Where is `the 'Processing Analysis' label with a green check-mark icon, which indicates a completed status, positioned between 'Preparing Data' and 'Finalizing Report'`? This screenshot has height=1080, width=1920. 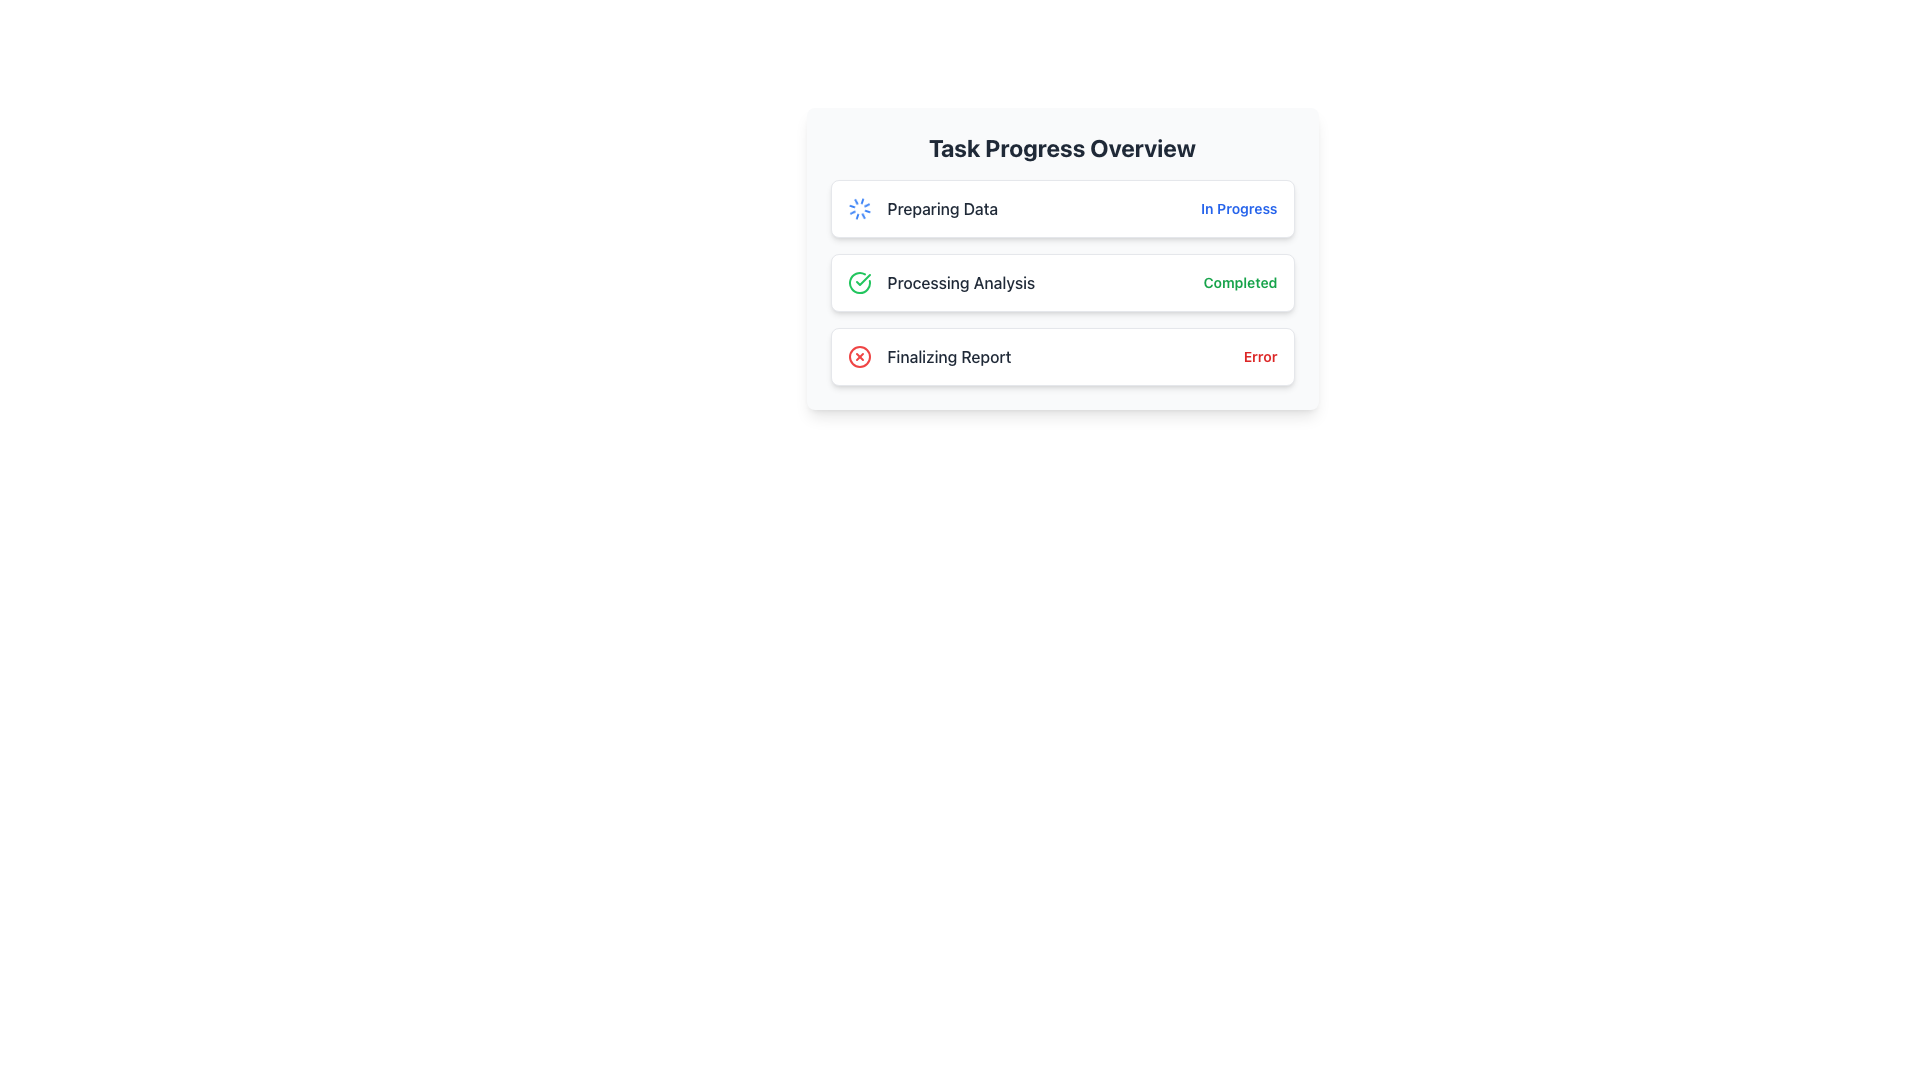 the 'Processing Analysis' label with a green check-mark icon, which indicates a completed status, positioned between 'Preparing Data' and 'Finalizing Report' is located at coordinates (940, 282).